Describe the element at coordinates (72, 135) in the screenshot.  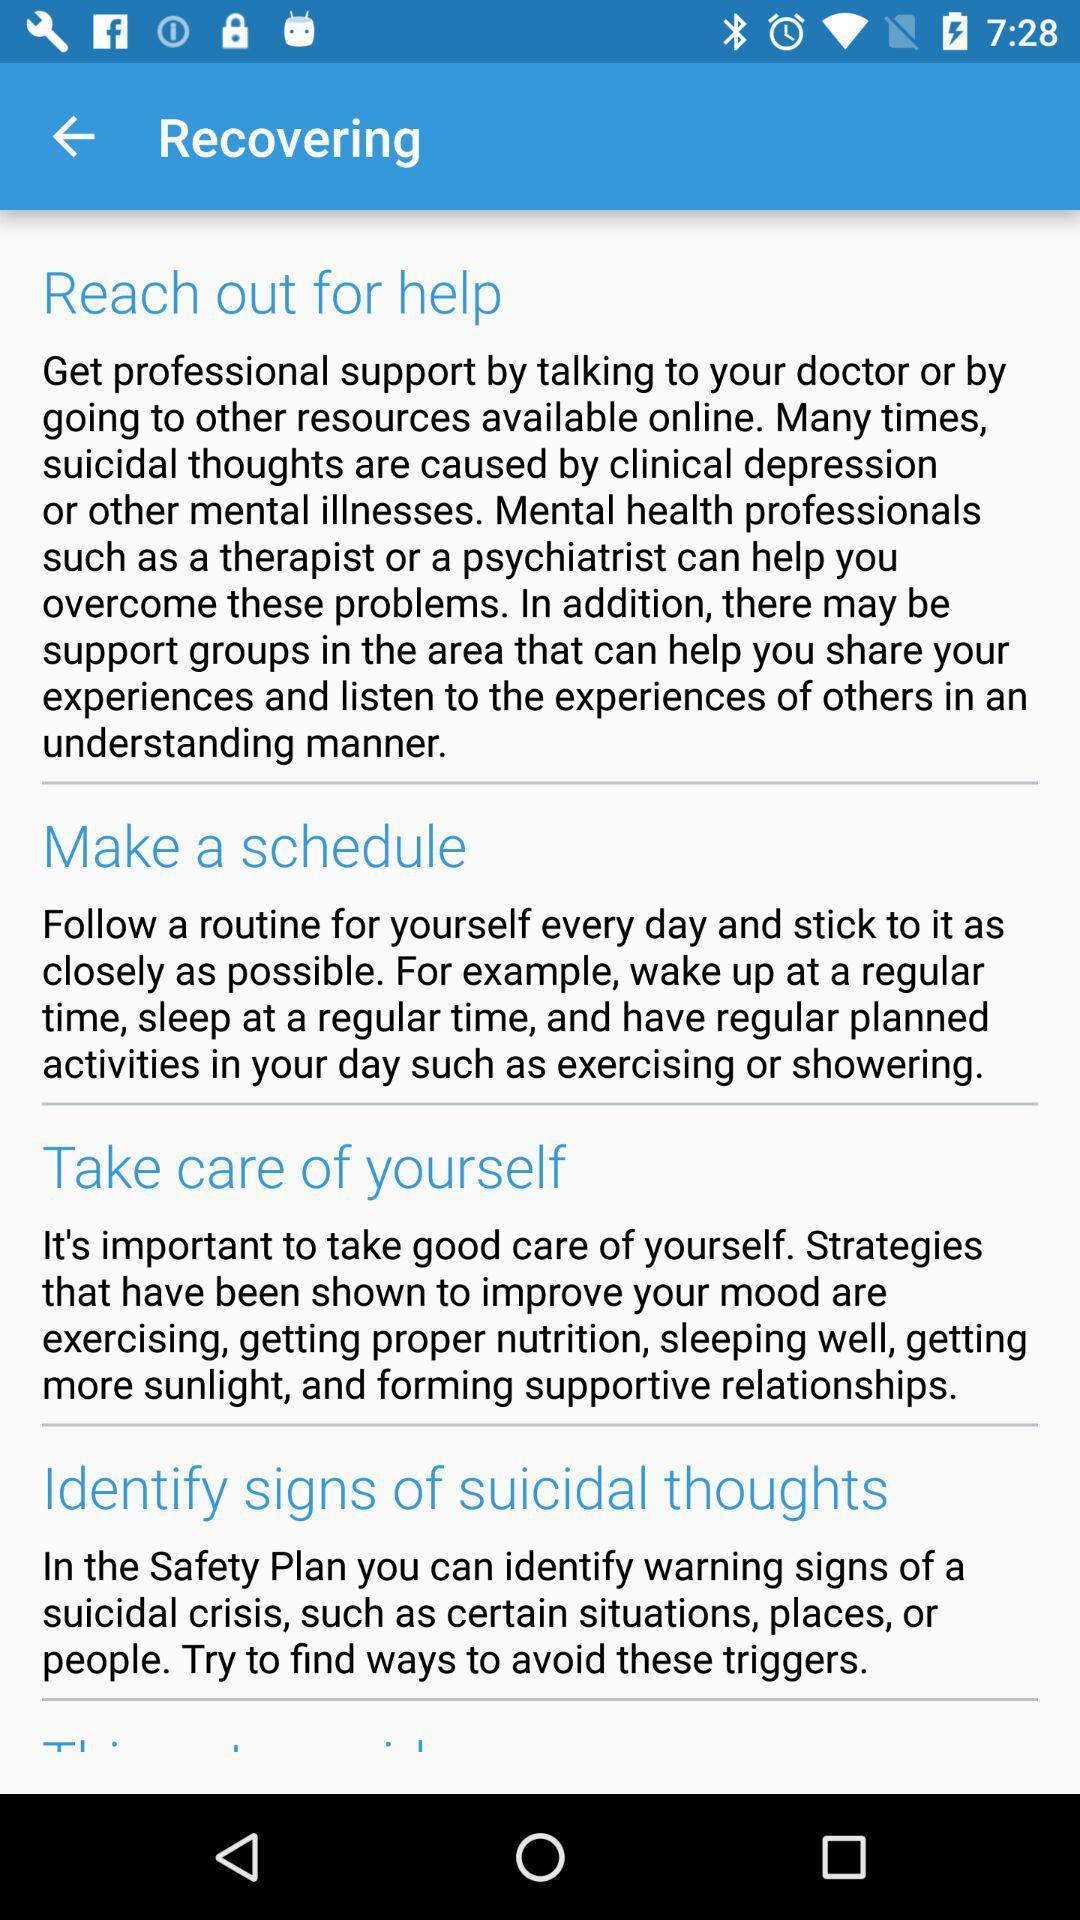
I see `the item next to recovering icon` at that location.